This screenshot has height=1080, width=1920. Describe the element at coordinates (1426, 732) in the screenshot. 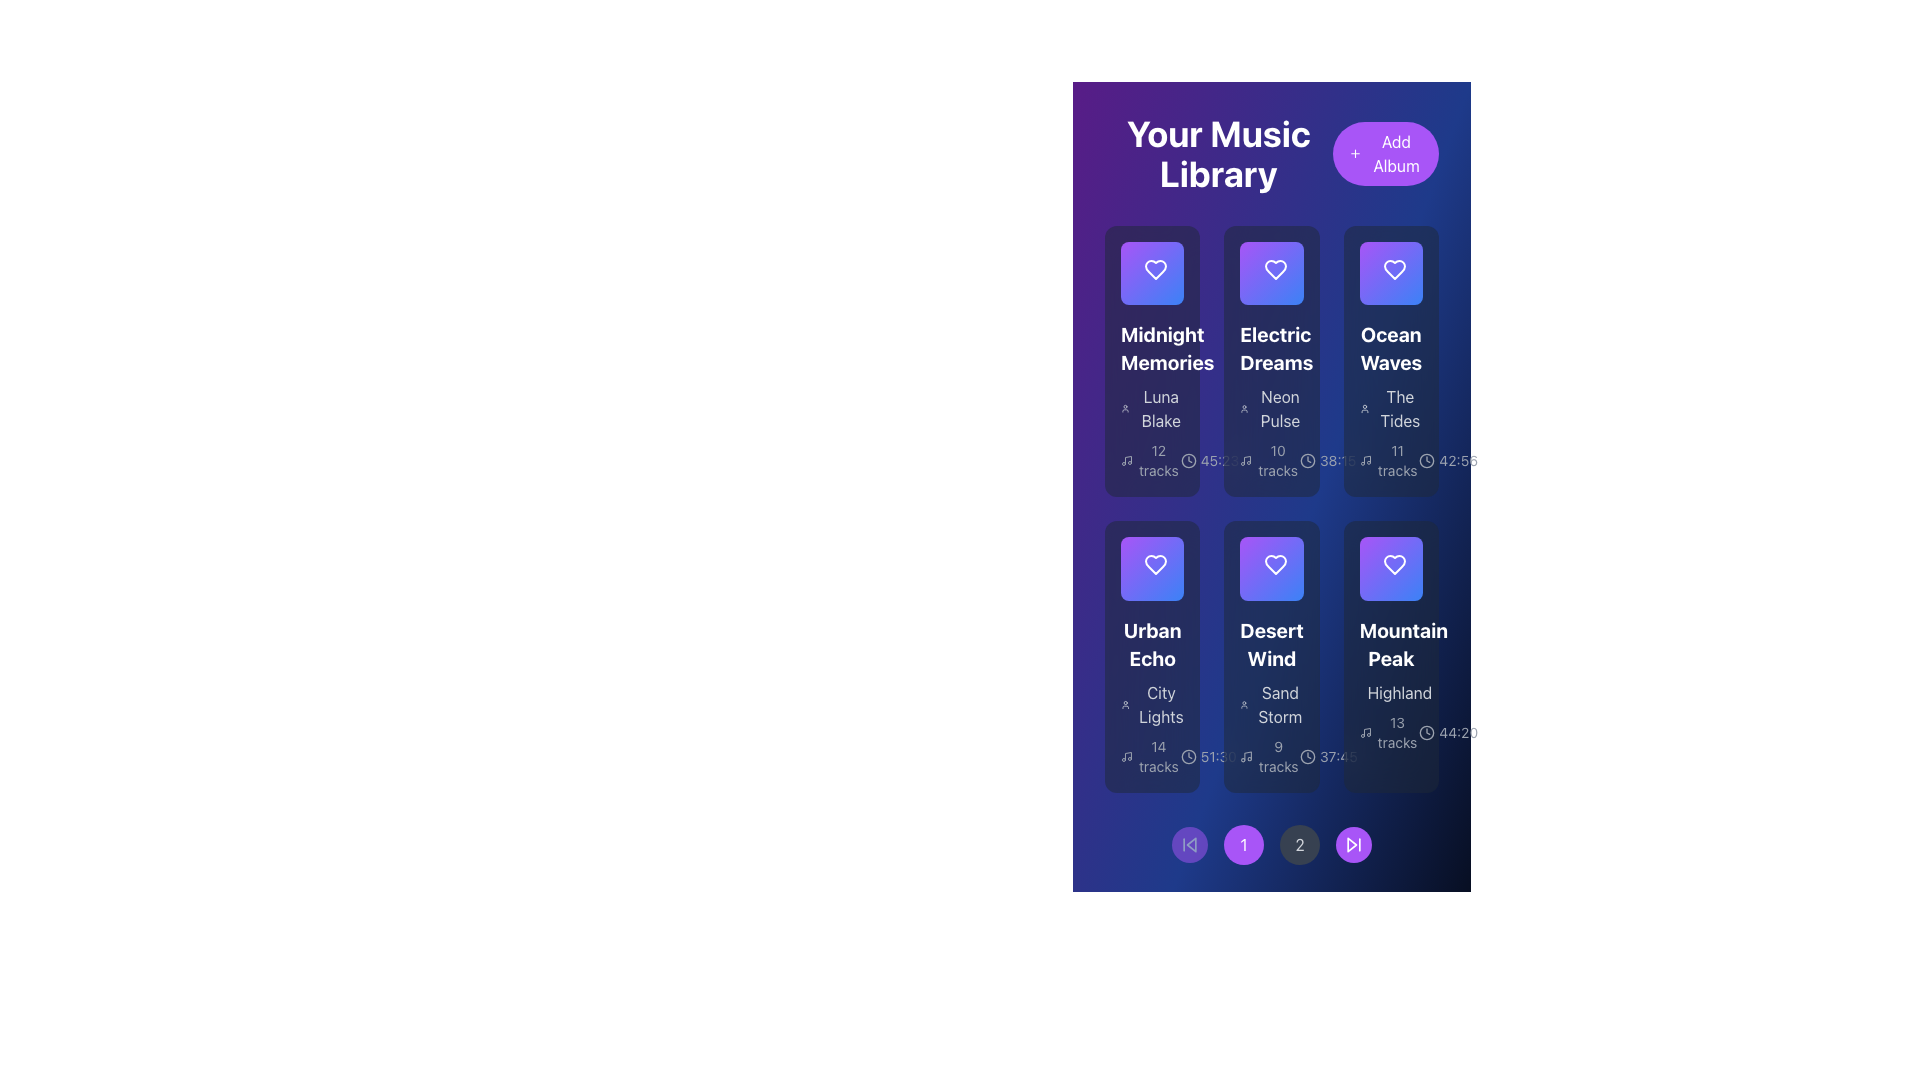

I see `the duration icon located within the 'Mountain Peak' album card, positioned to the left of the '44:20' text` at that location.